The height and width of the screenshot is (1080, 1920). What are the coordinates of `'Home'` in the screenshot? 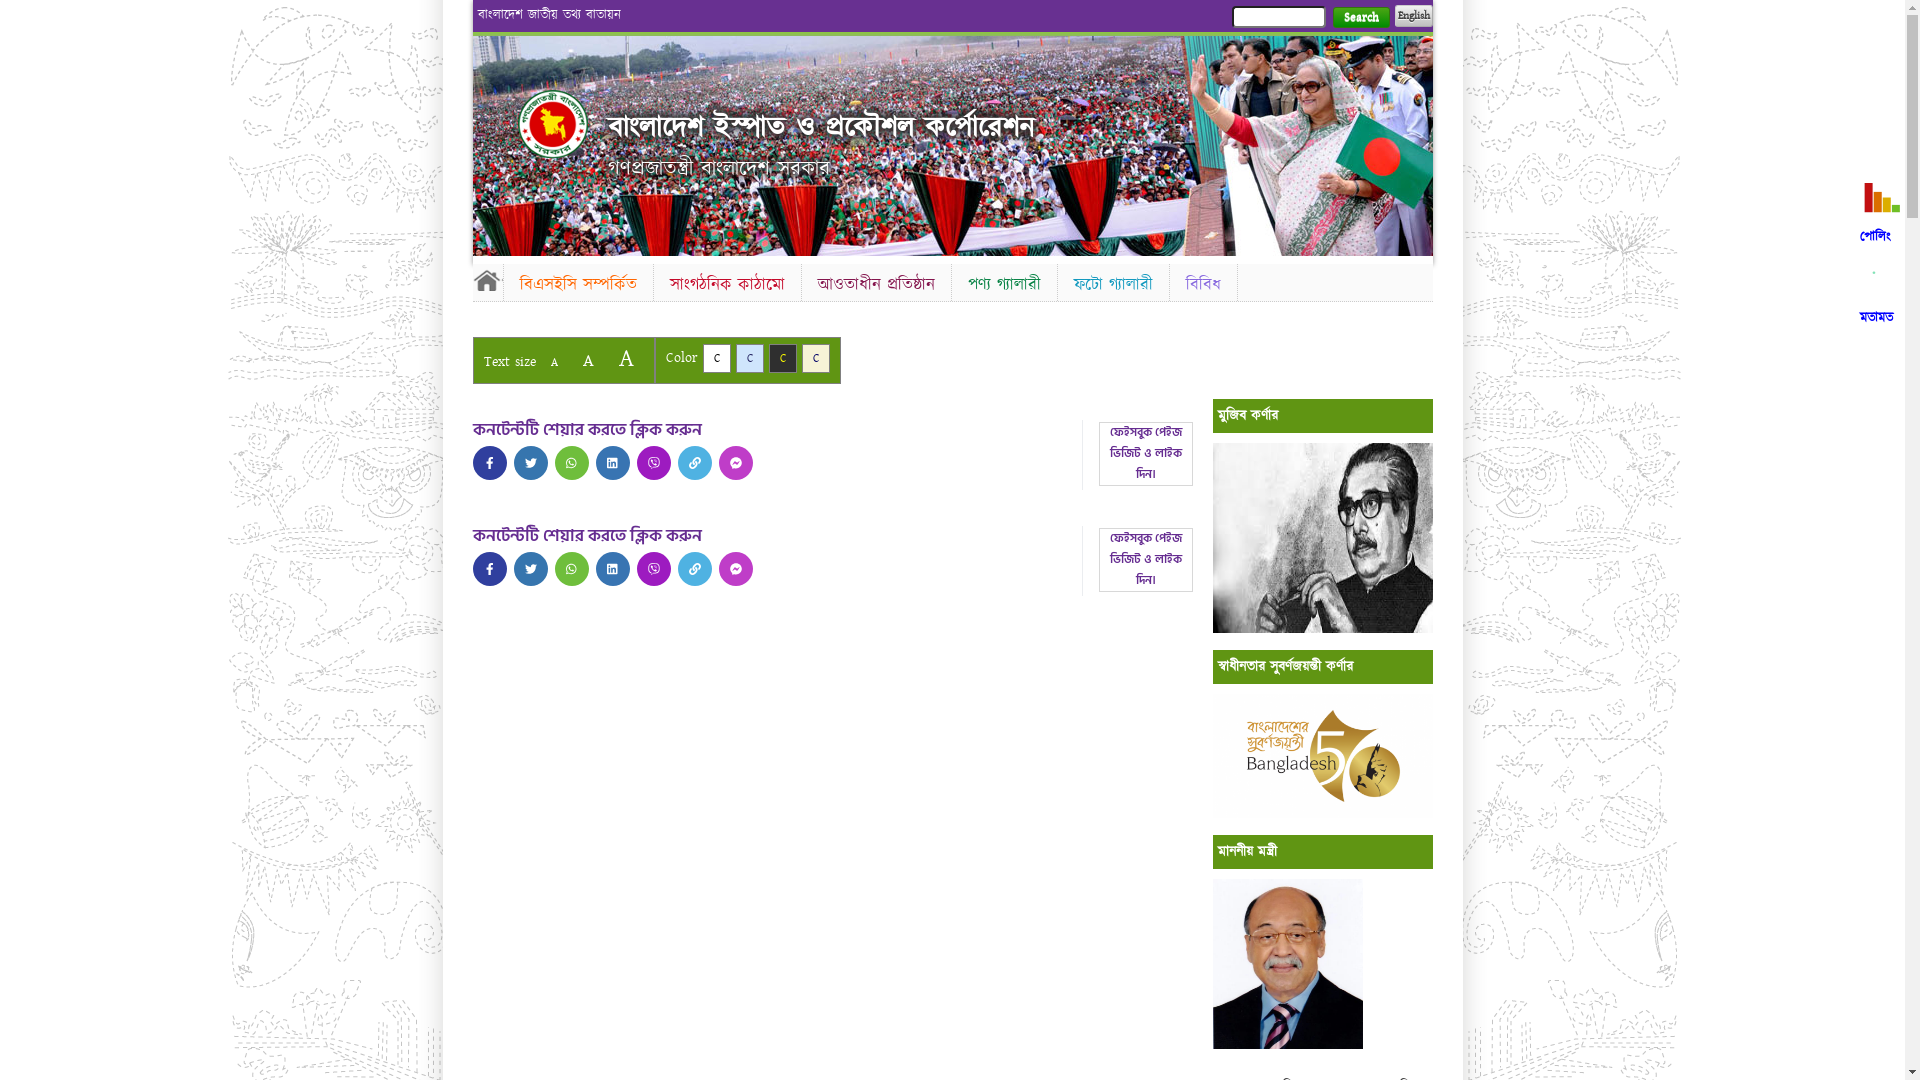 It's located at (552, 123).